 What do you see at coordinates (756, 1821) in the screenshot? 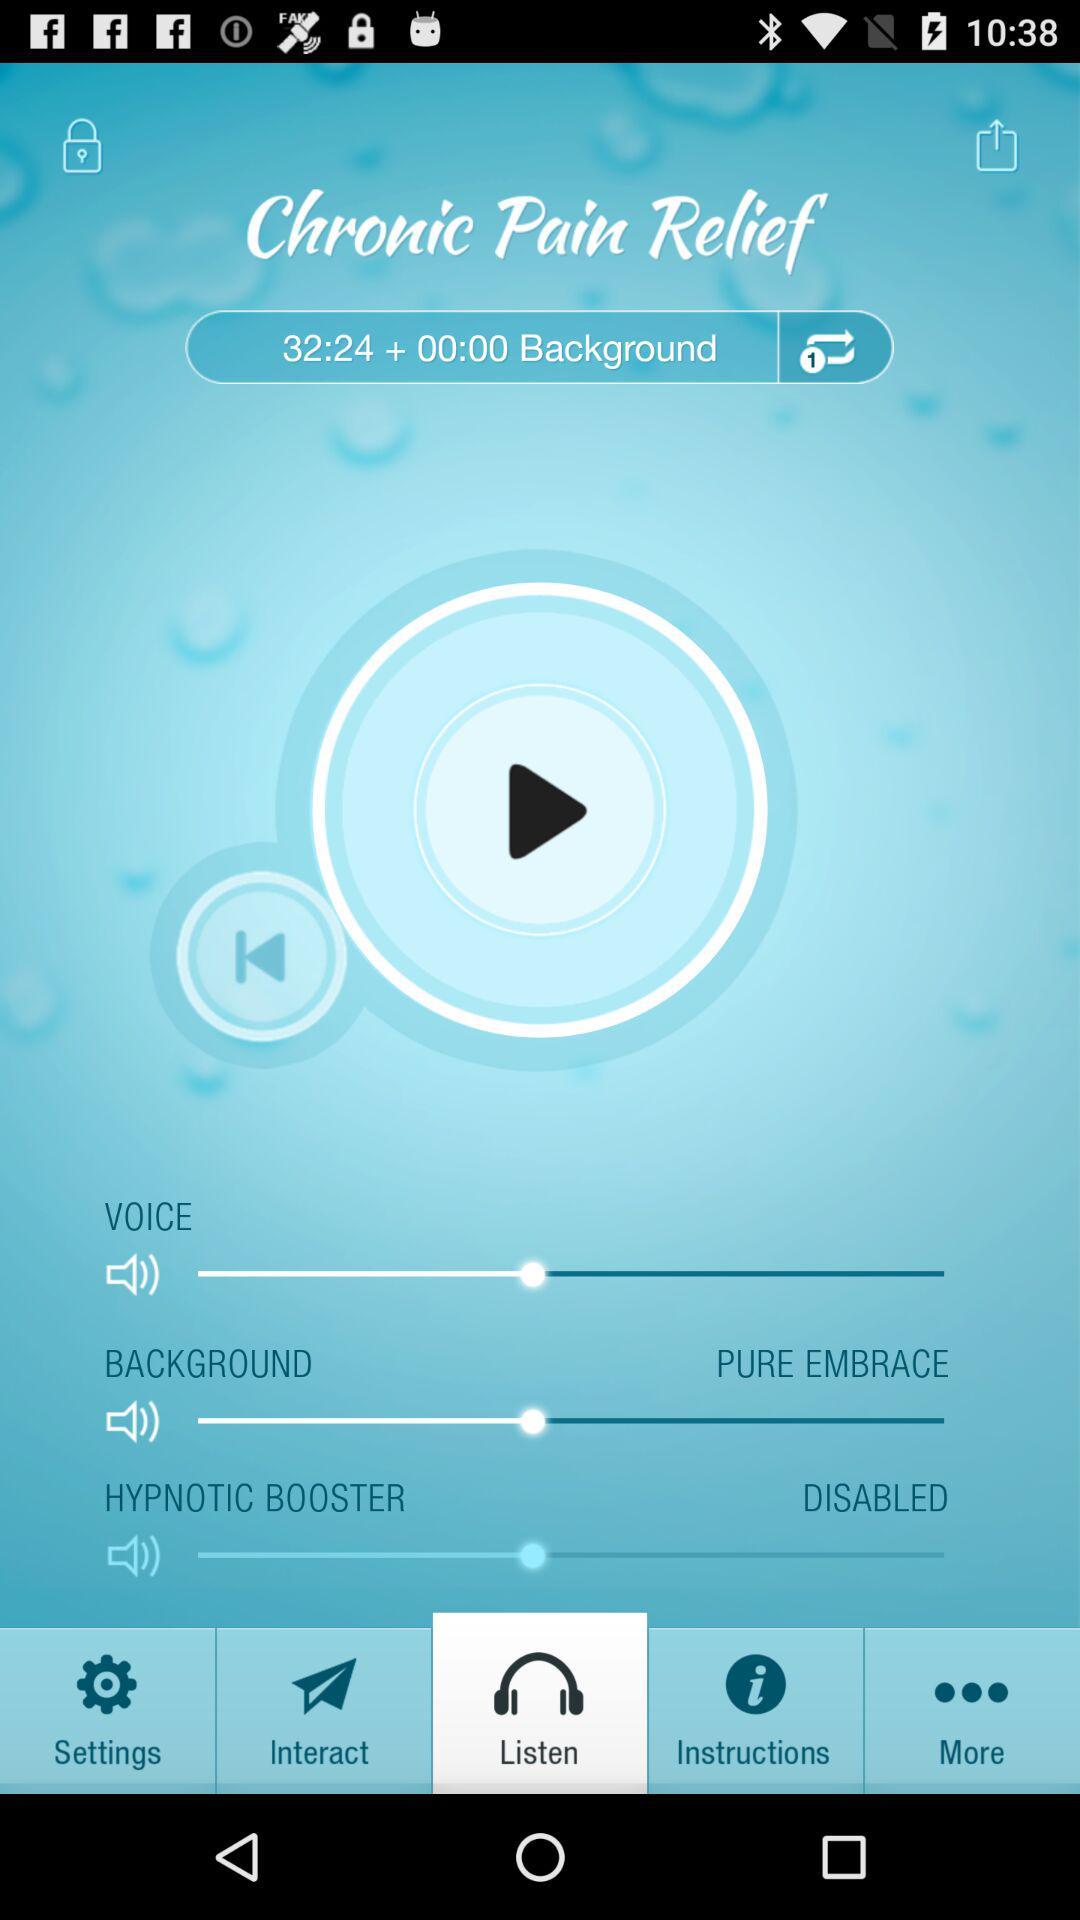
I see `the info icon` at bounding box center [756, 1821].